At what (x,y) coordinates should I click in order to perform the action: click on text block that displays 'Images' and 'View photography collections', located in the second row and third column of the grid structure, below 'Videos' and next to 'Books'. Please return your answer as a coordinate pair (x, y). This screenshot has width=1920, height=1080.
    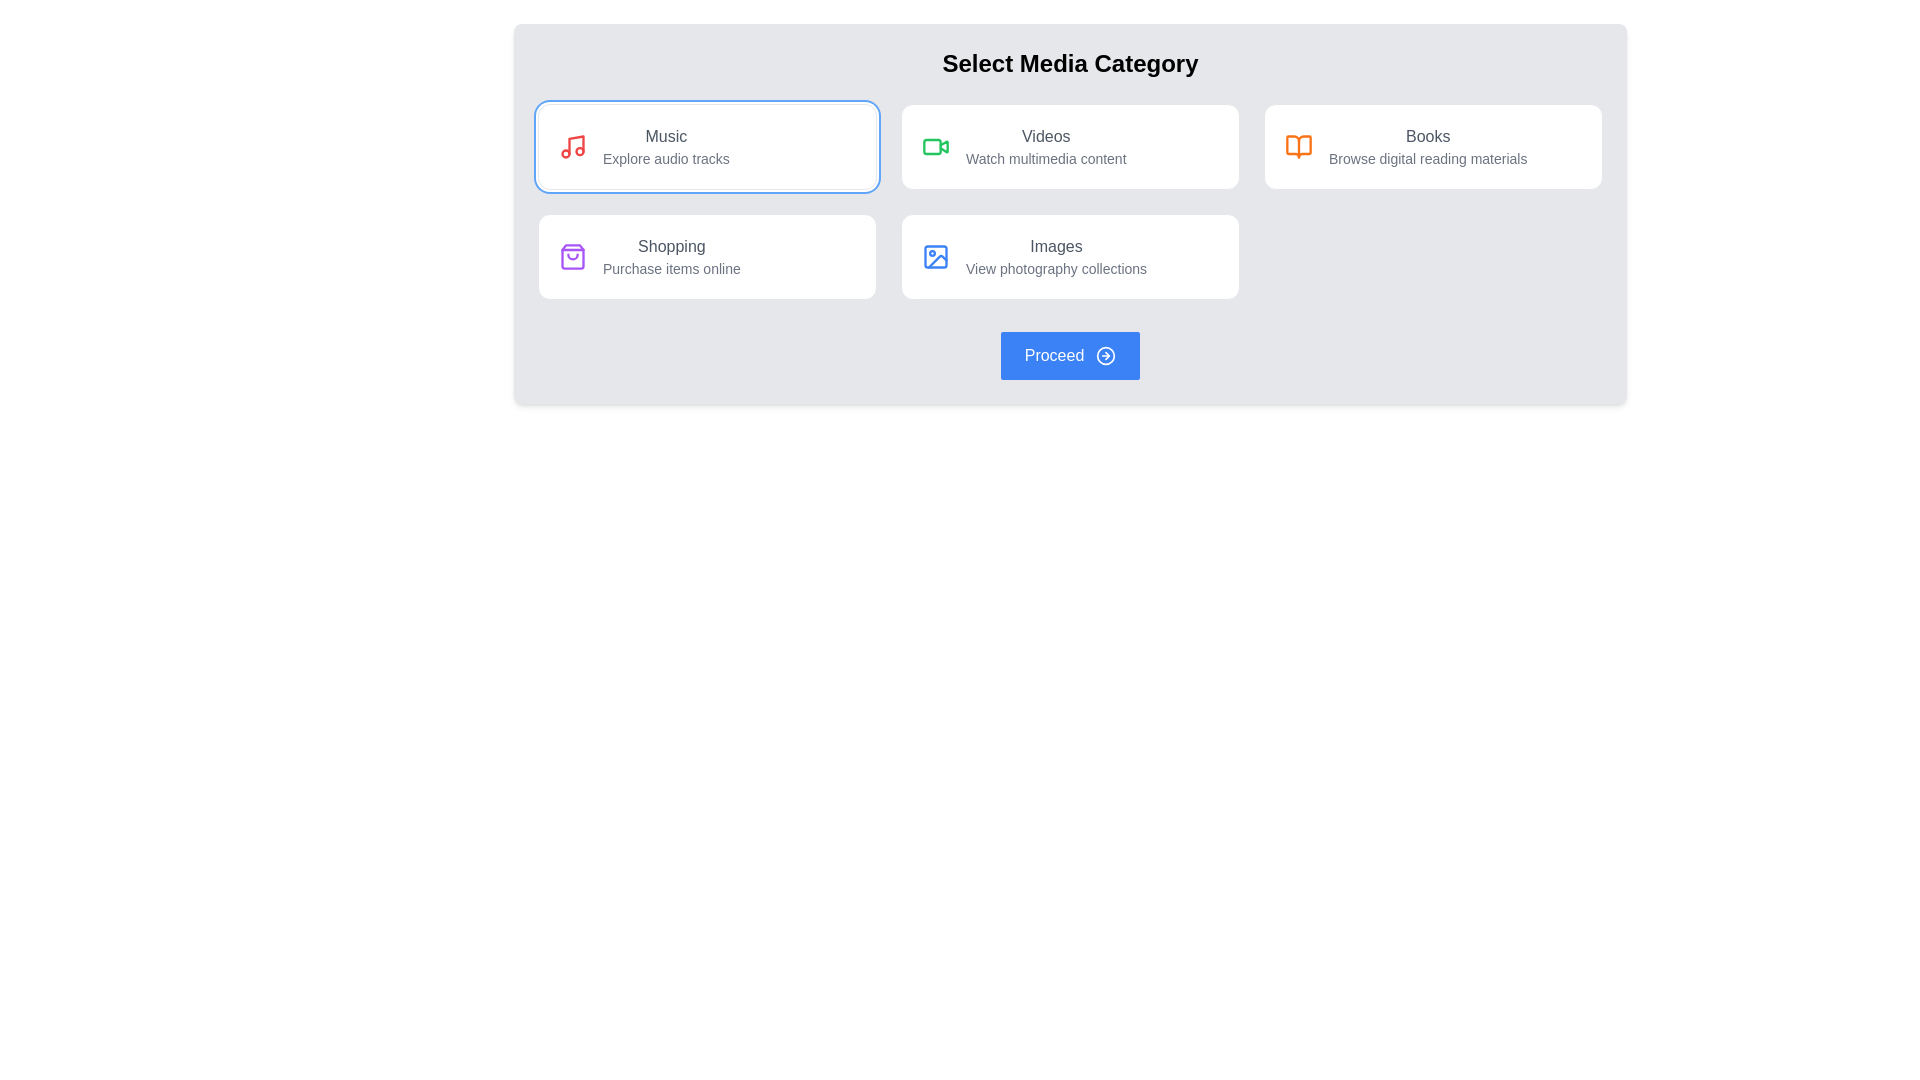
    Looking at the image, I should click on (1055, 256).